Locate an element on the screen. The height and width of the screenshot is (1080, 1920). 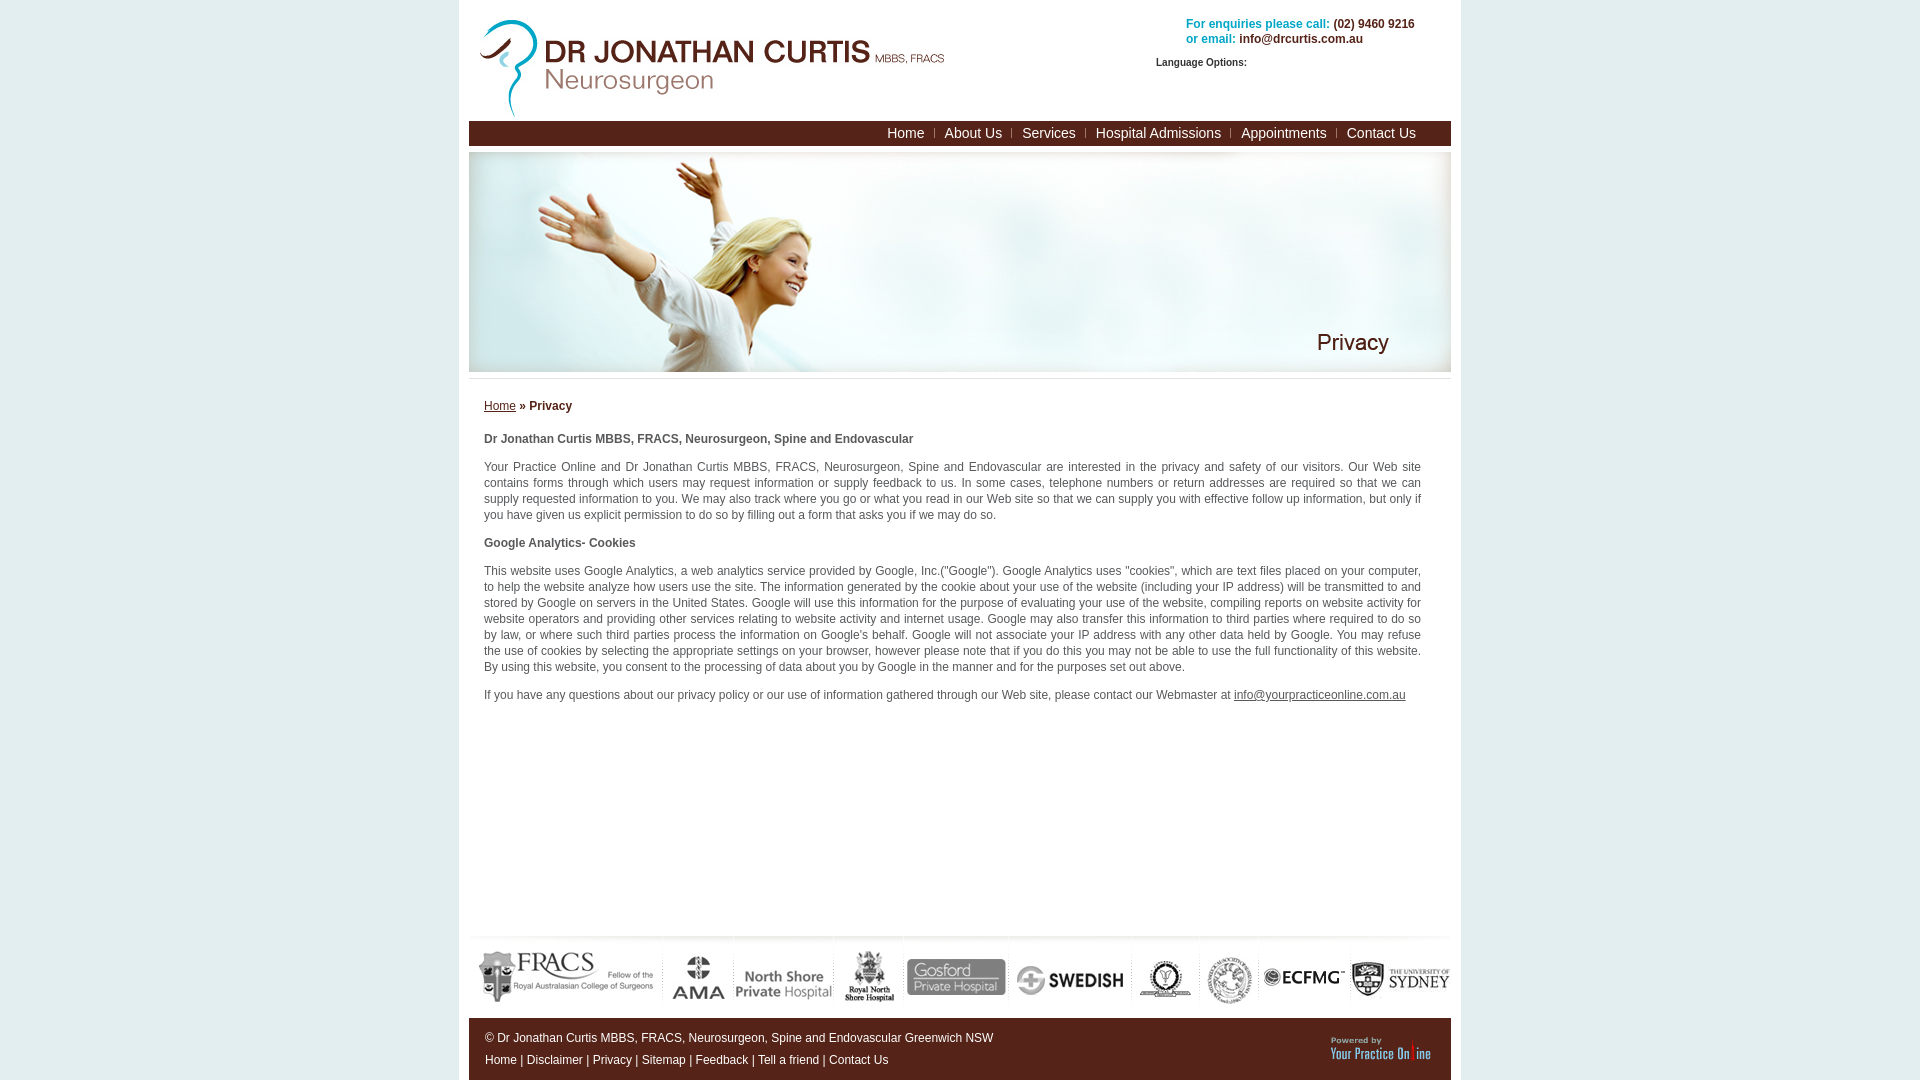
'Tell a friend' is located at coordinates (787, 1059).